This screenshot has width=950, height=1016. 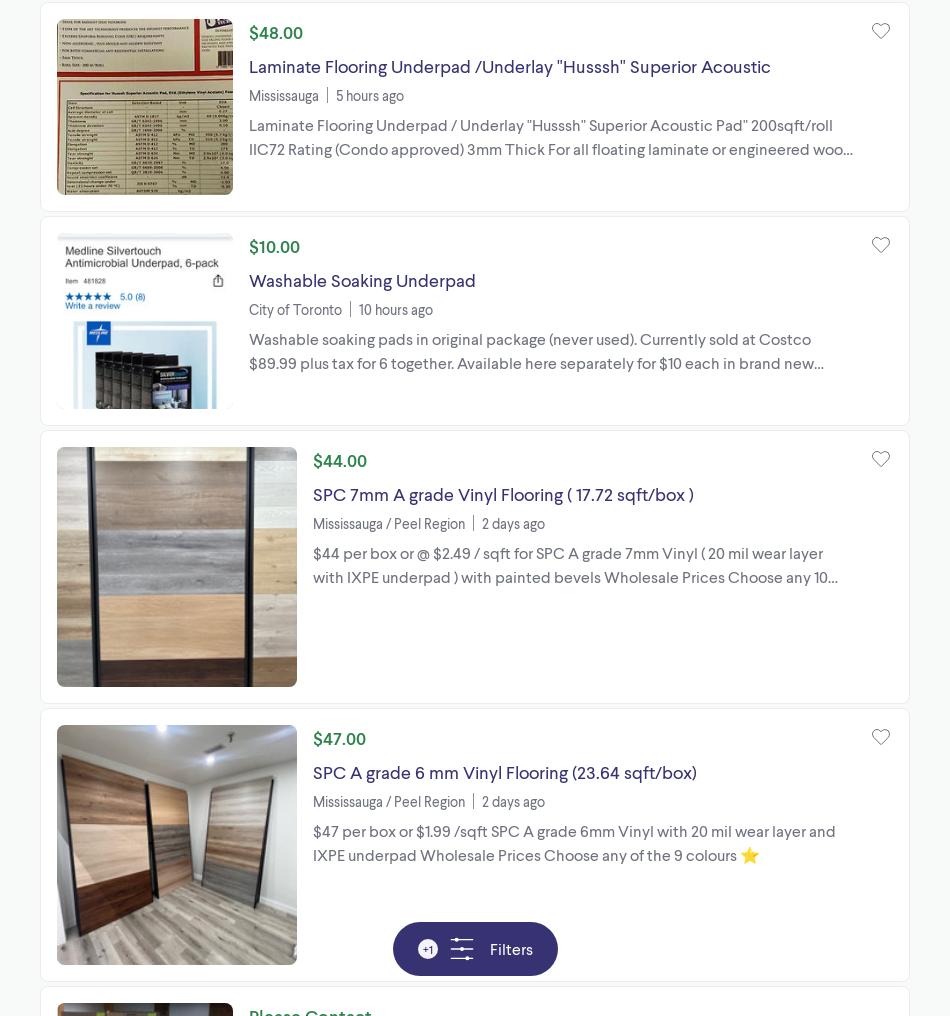 I want to click on 'Washable Soaking Underpad', so click(x=361, y=279).